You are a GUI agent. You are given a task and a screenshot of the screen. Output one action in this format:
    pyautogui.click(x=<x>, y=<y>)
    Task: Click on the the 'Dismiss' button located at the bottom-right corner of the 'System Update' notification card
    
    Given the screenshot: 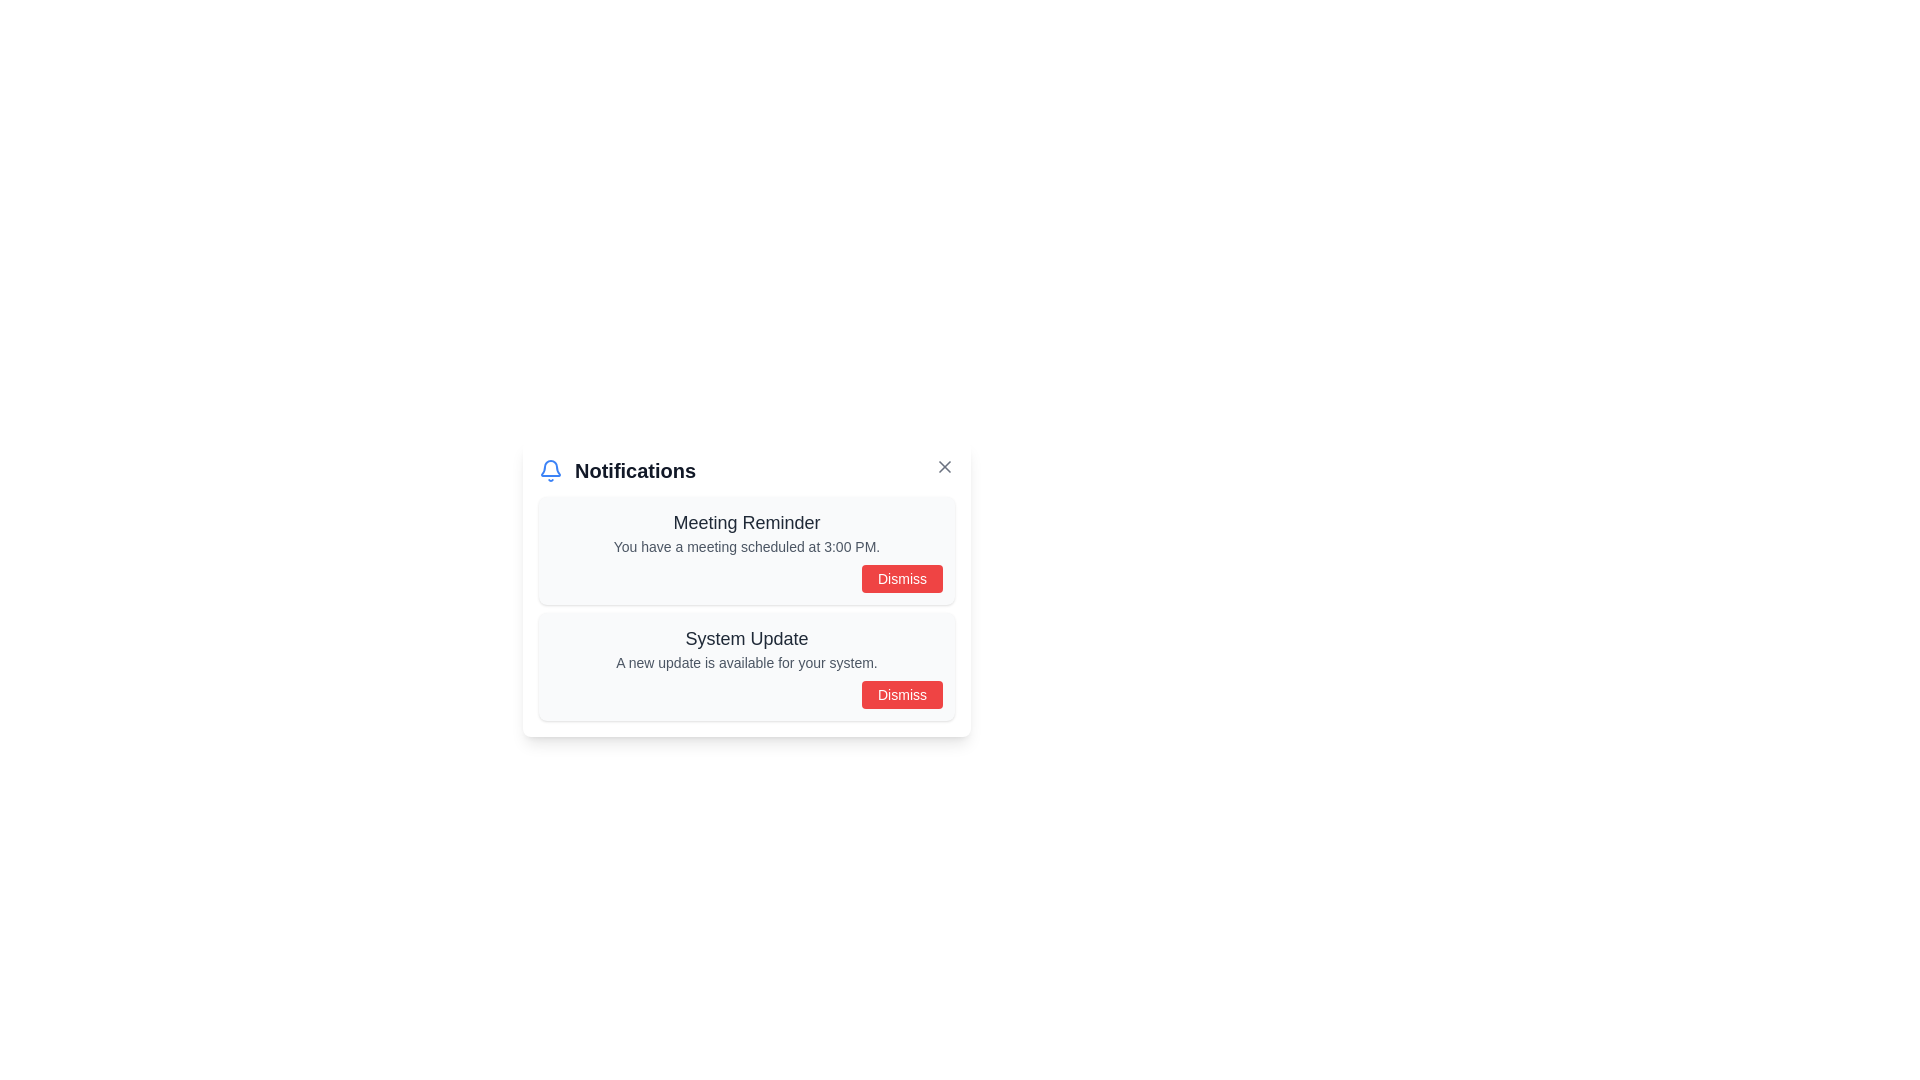 What is the action you would take?
    pyautogui.click(x=746, y=693)
    